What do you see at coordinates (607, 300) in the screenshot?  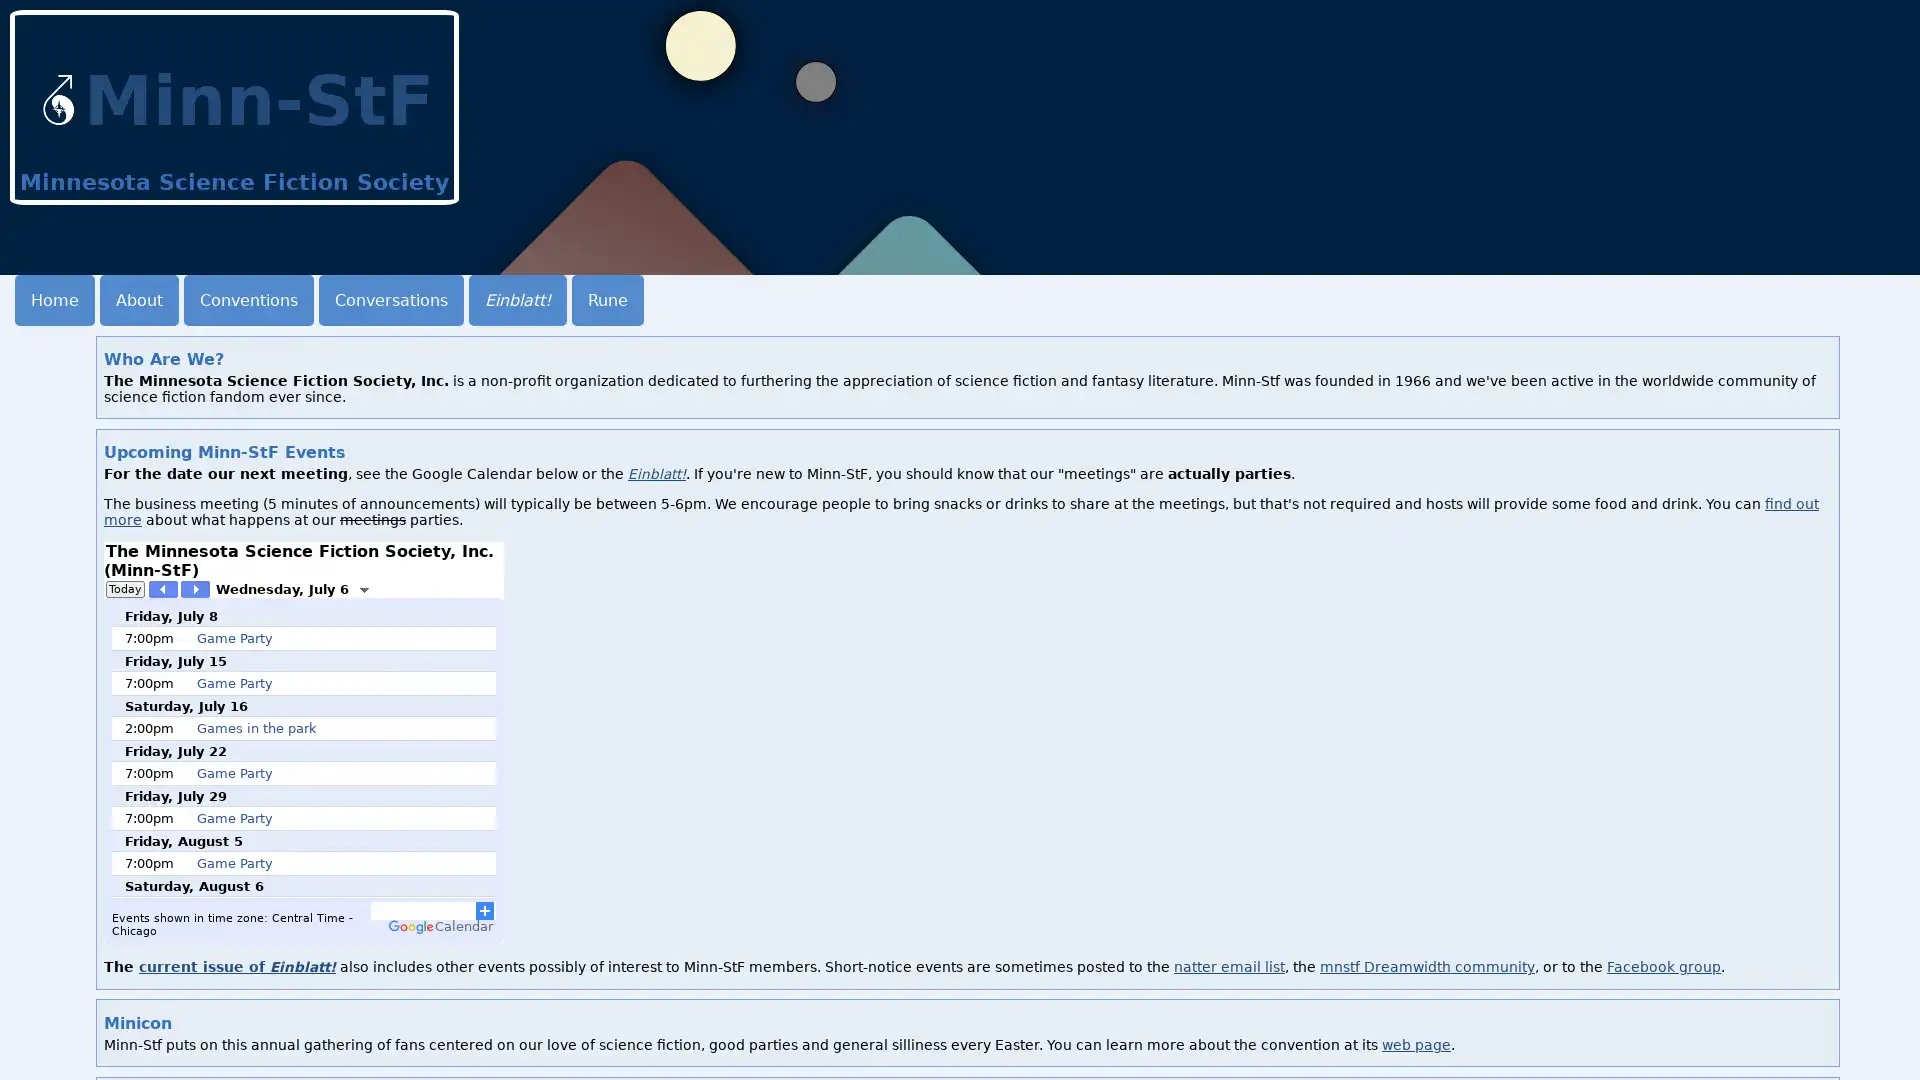 I see `Rune` at bounding box center [607, 300].